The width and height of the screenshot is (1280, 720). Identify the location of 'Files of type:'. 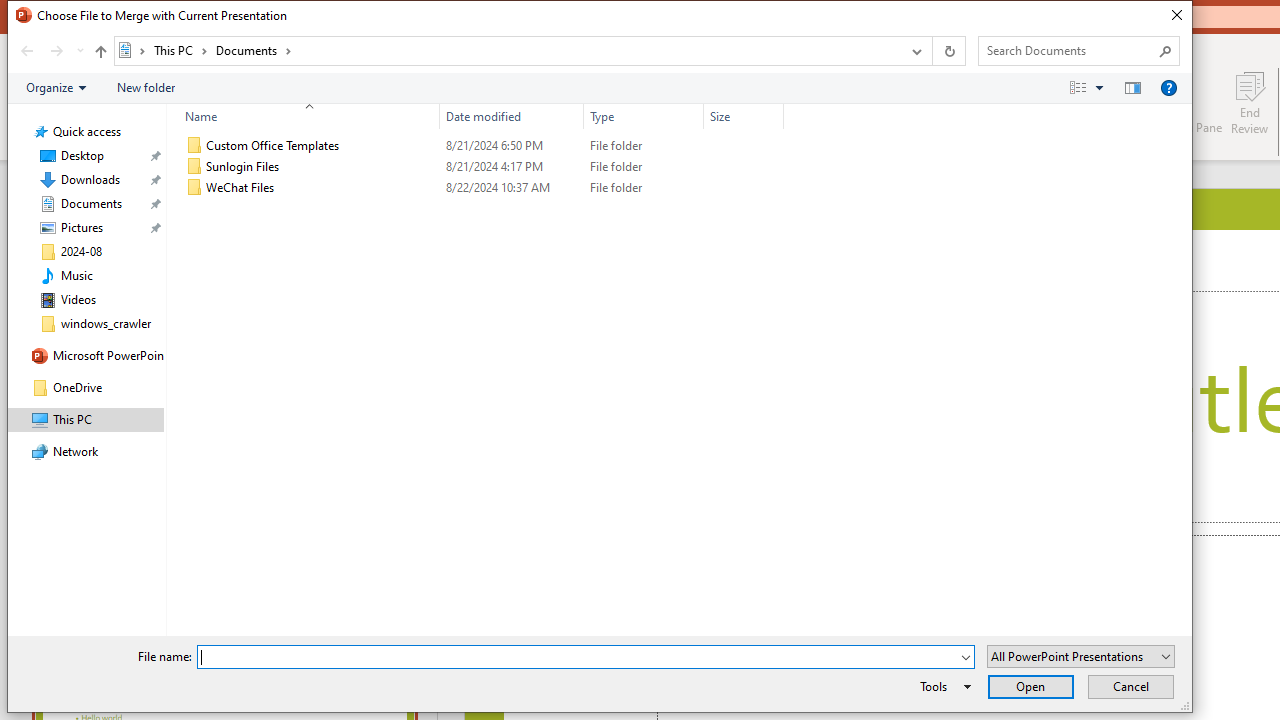
(1079, 656).